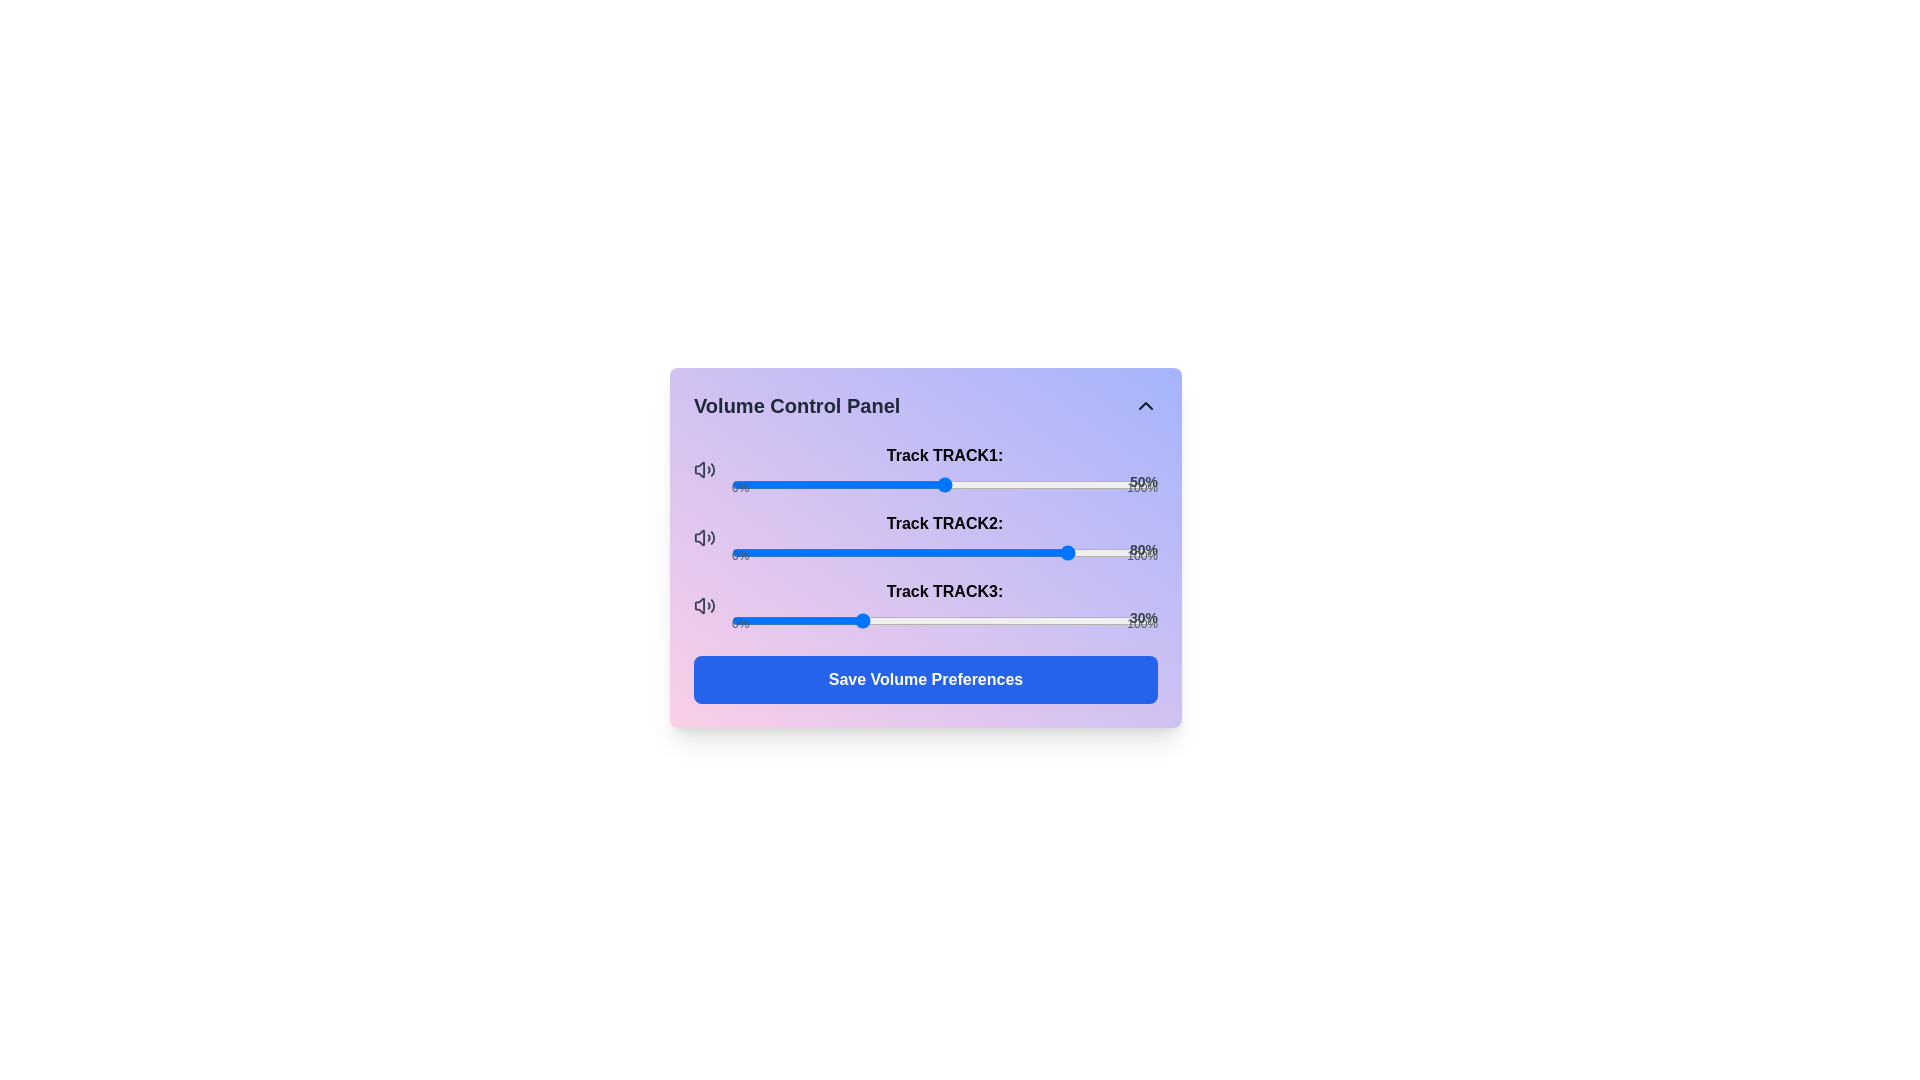 This screenshot has height=1080, width=1920. Describe the element at coordinates (800, 485) in the screenshot. I see `the volume` at that location.